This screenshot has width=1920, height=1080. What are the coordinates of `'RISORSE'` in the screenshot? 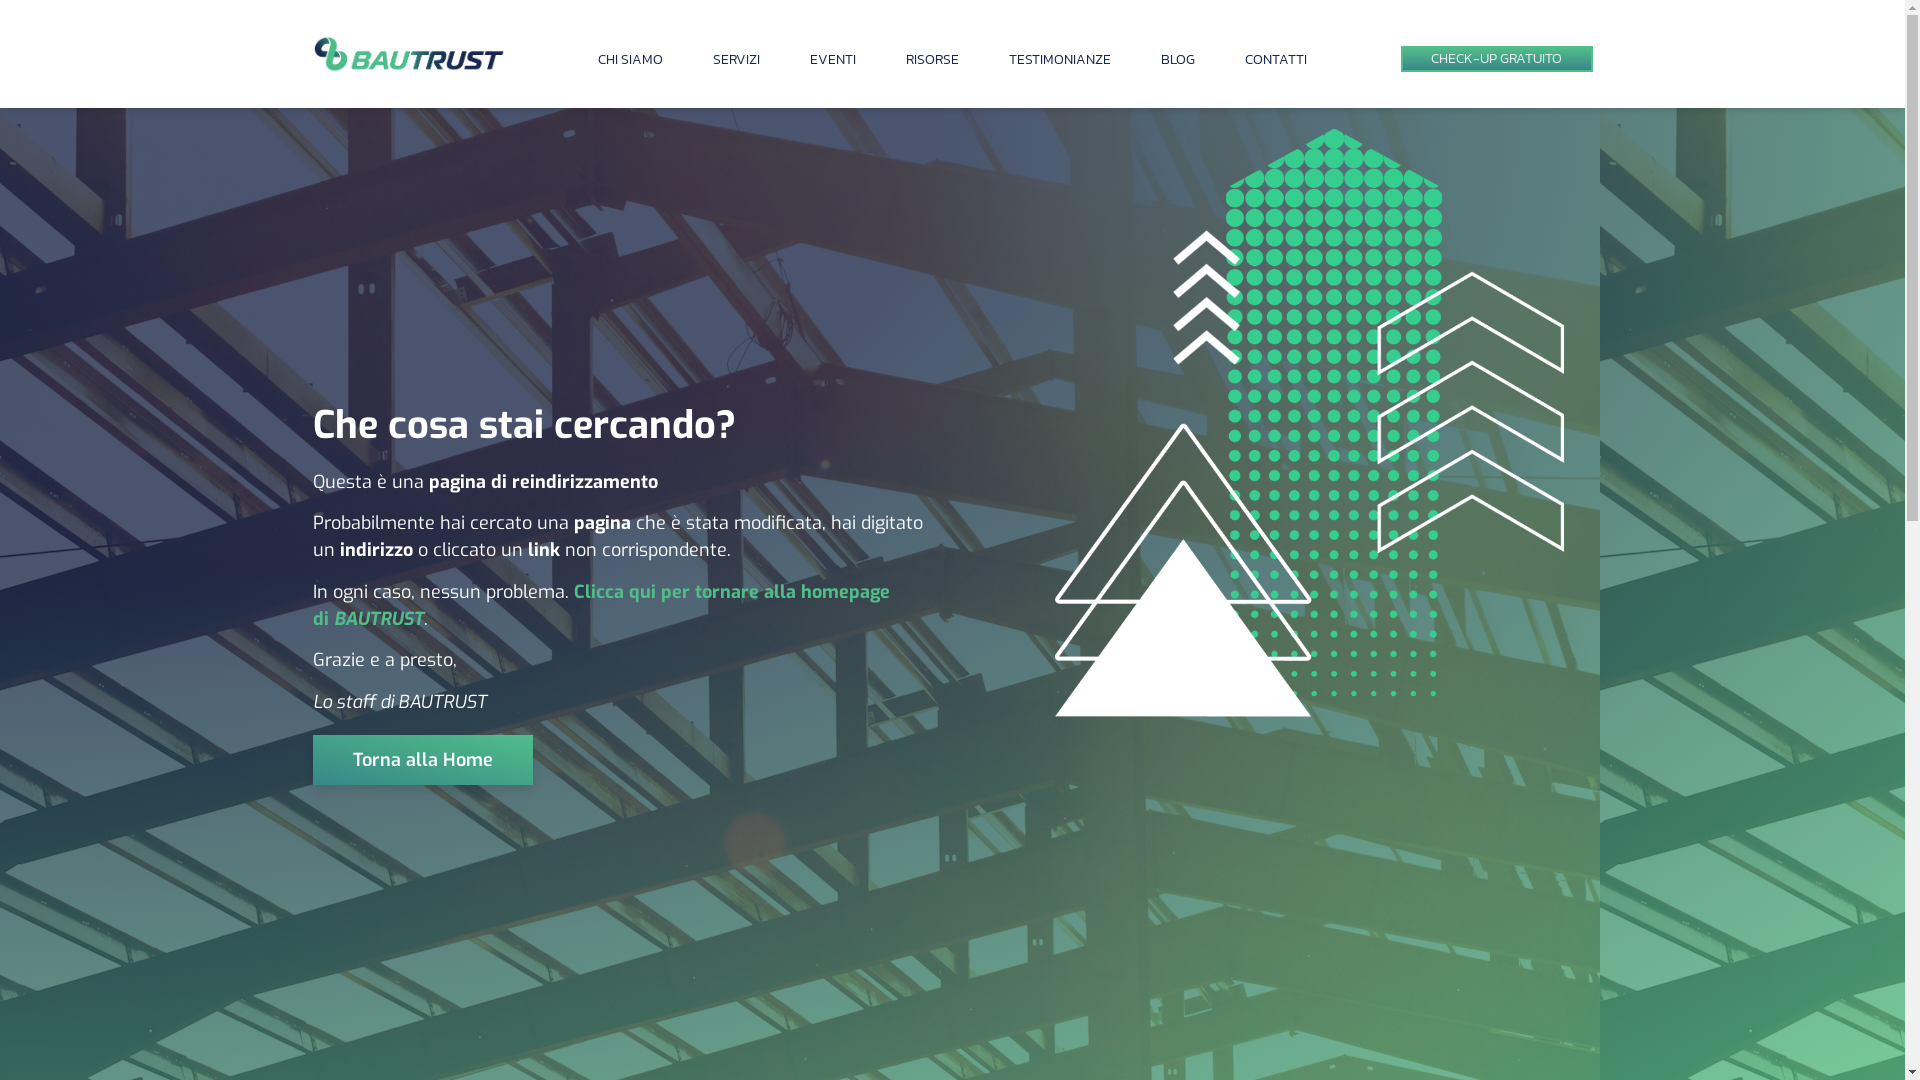 It's located at (905, 59).